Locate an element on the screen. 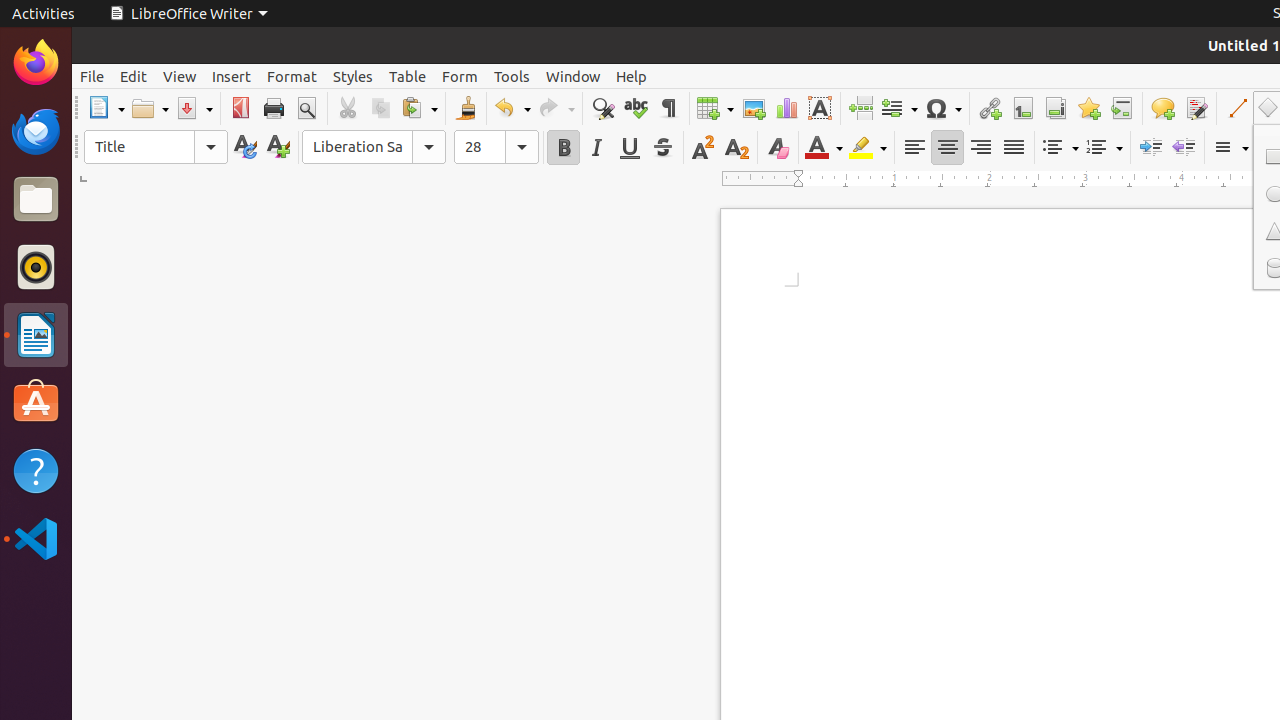 This screenshot has height=720, width=1280. 'Bookmark' is located at coordinates (1087, 108).